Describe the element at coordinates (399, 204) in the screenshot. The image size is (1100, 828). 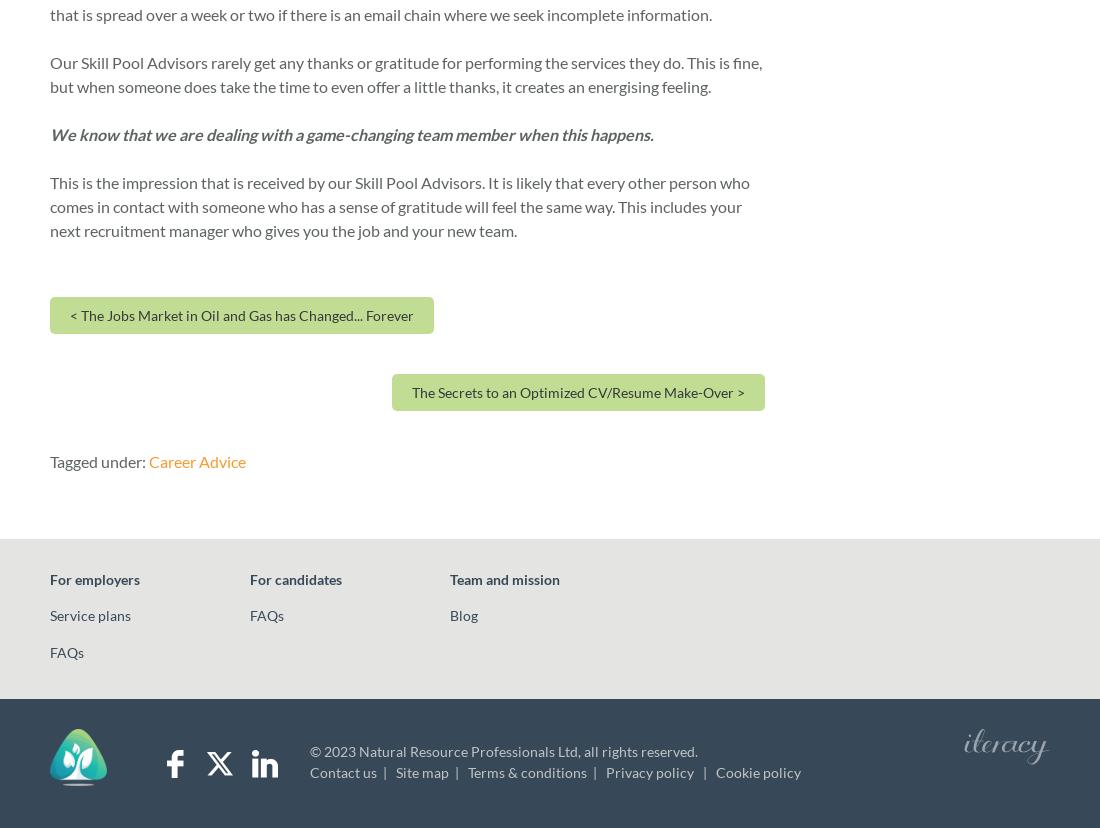
I see `'This is the impression that is received by our Skill Pool Advisors. It is likely that every other person who comes in contact with someone who has a sense of gratitude will feel the same way. This includes your next recruitment manager who gives you the job and your new team.'` at that location.